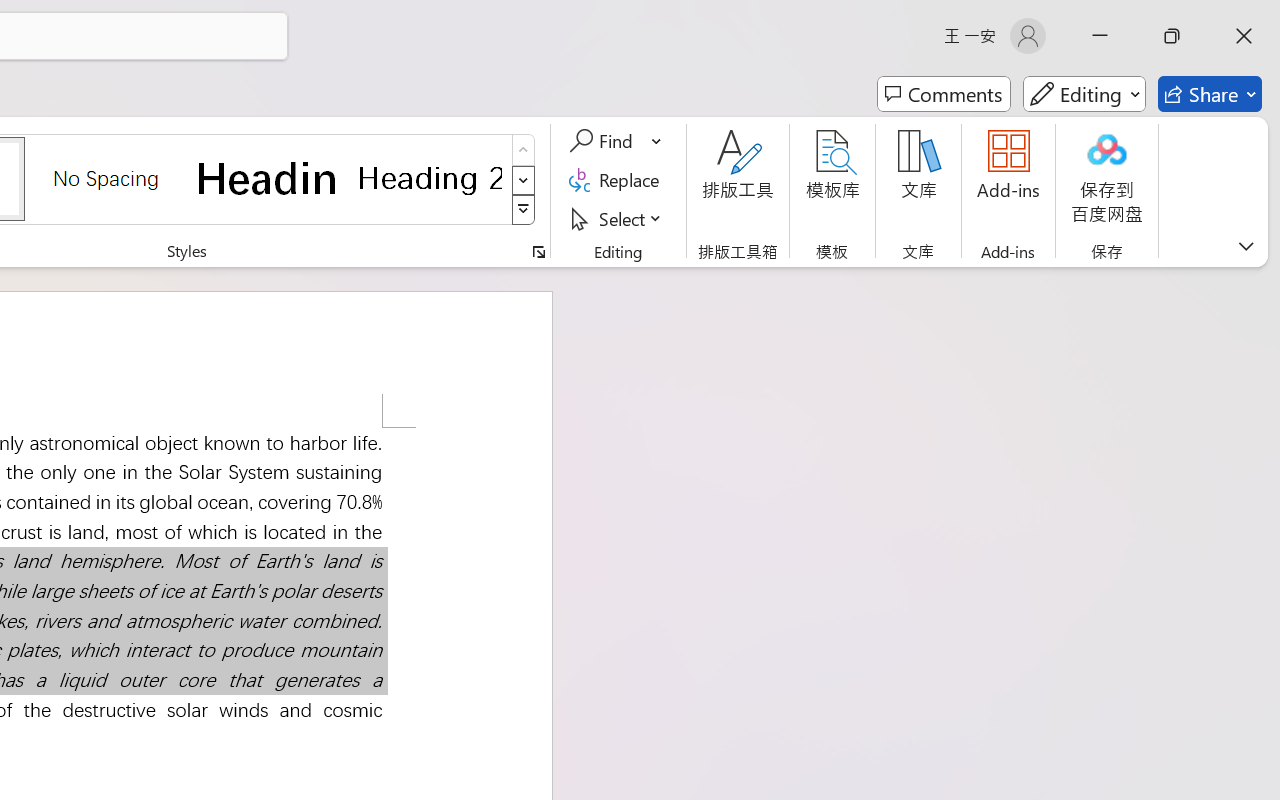 Image resolution: width=1280 pixels, height=800 pixels. I want to click on 'Close pane', so click(1255, 242).